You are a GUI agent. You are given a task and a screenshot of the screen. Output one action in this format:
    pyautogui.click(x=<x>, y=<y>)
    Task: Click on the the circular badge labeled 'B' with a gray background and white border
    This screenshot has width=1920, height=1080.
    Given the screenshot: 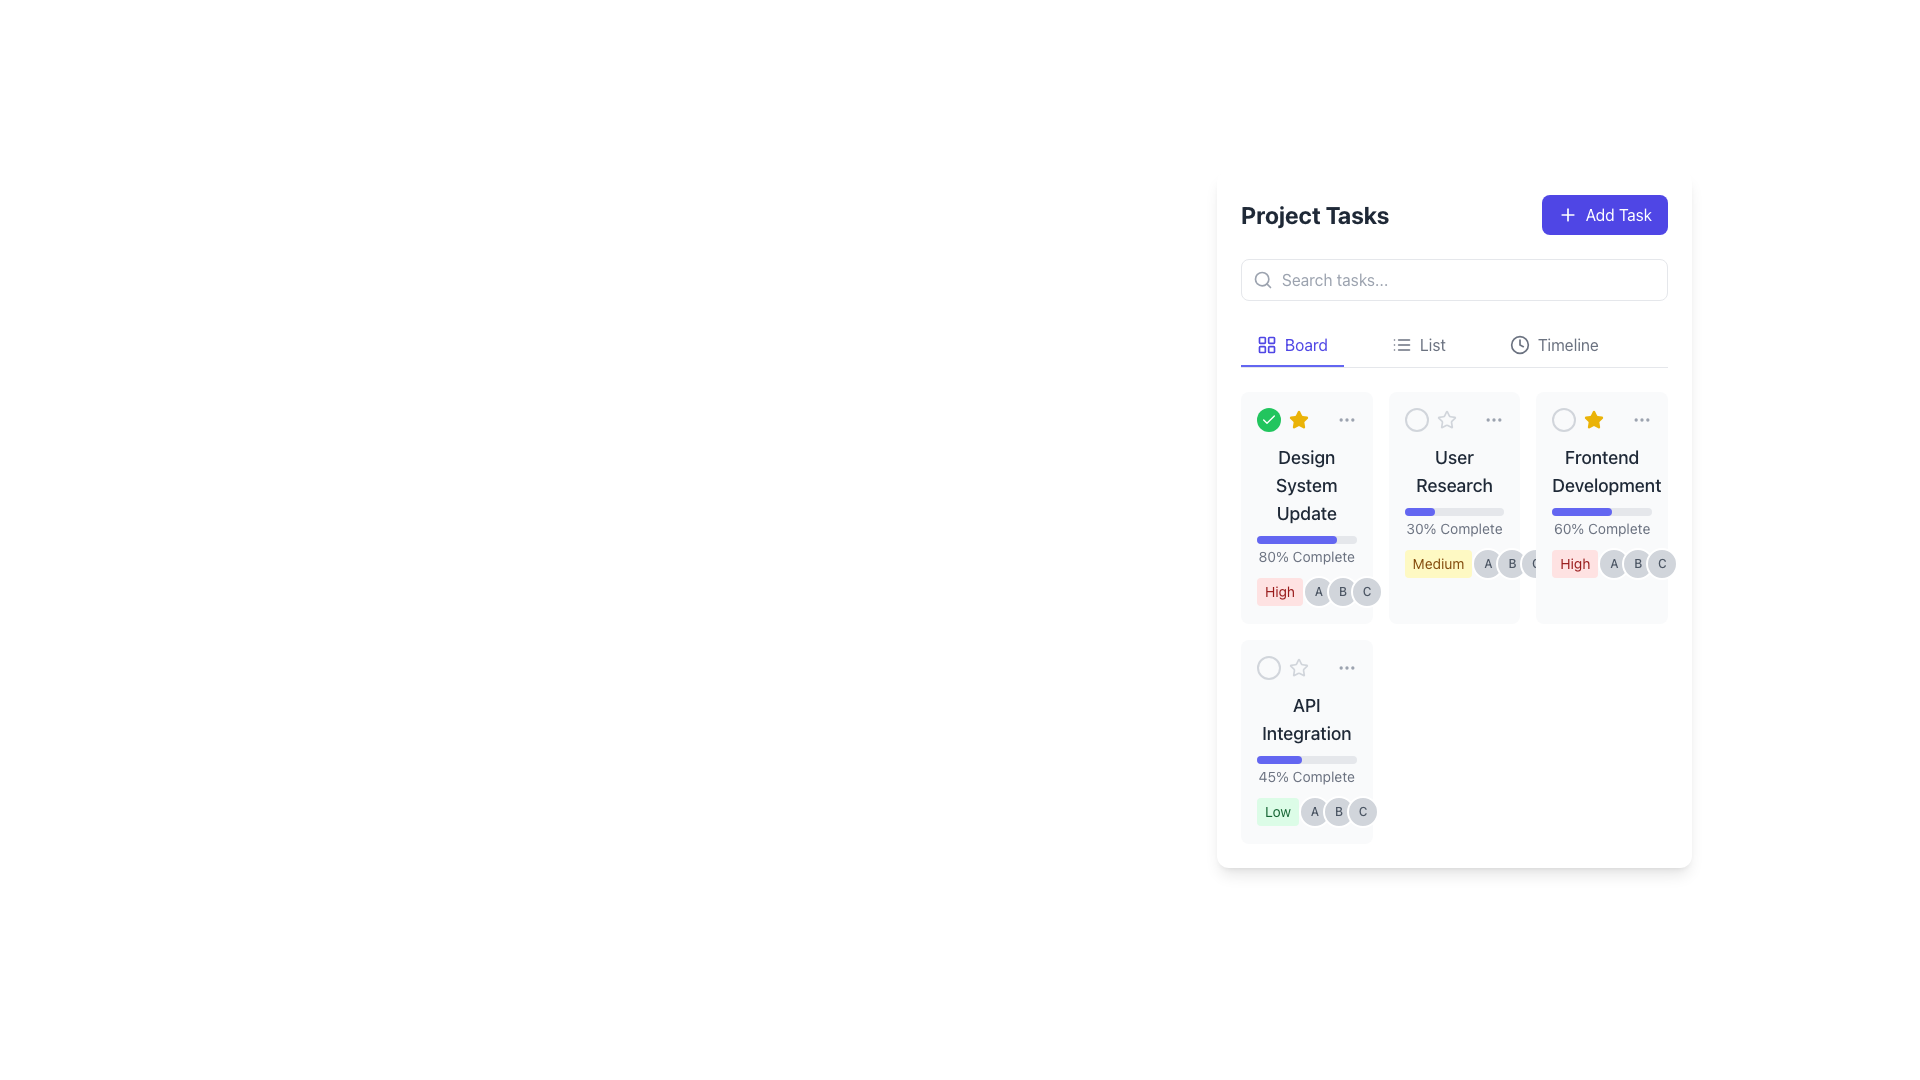 What is the action you would take?
    pyautogui.click(x=1343, y=590)
    